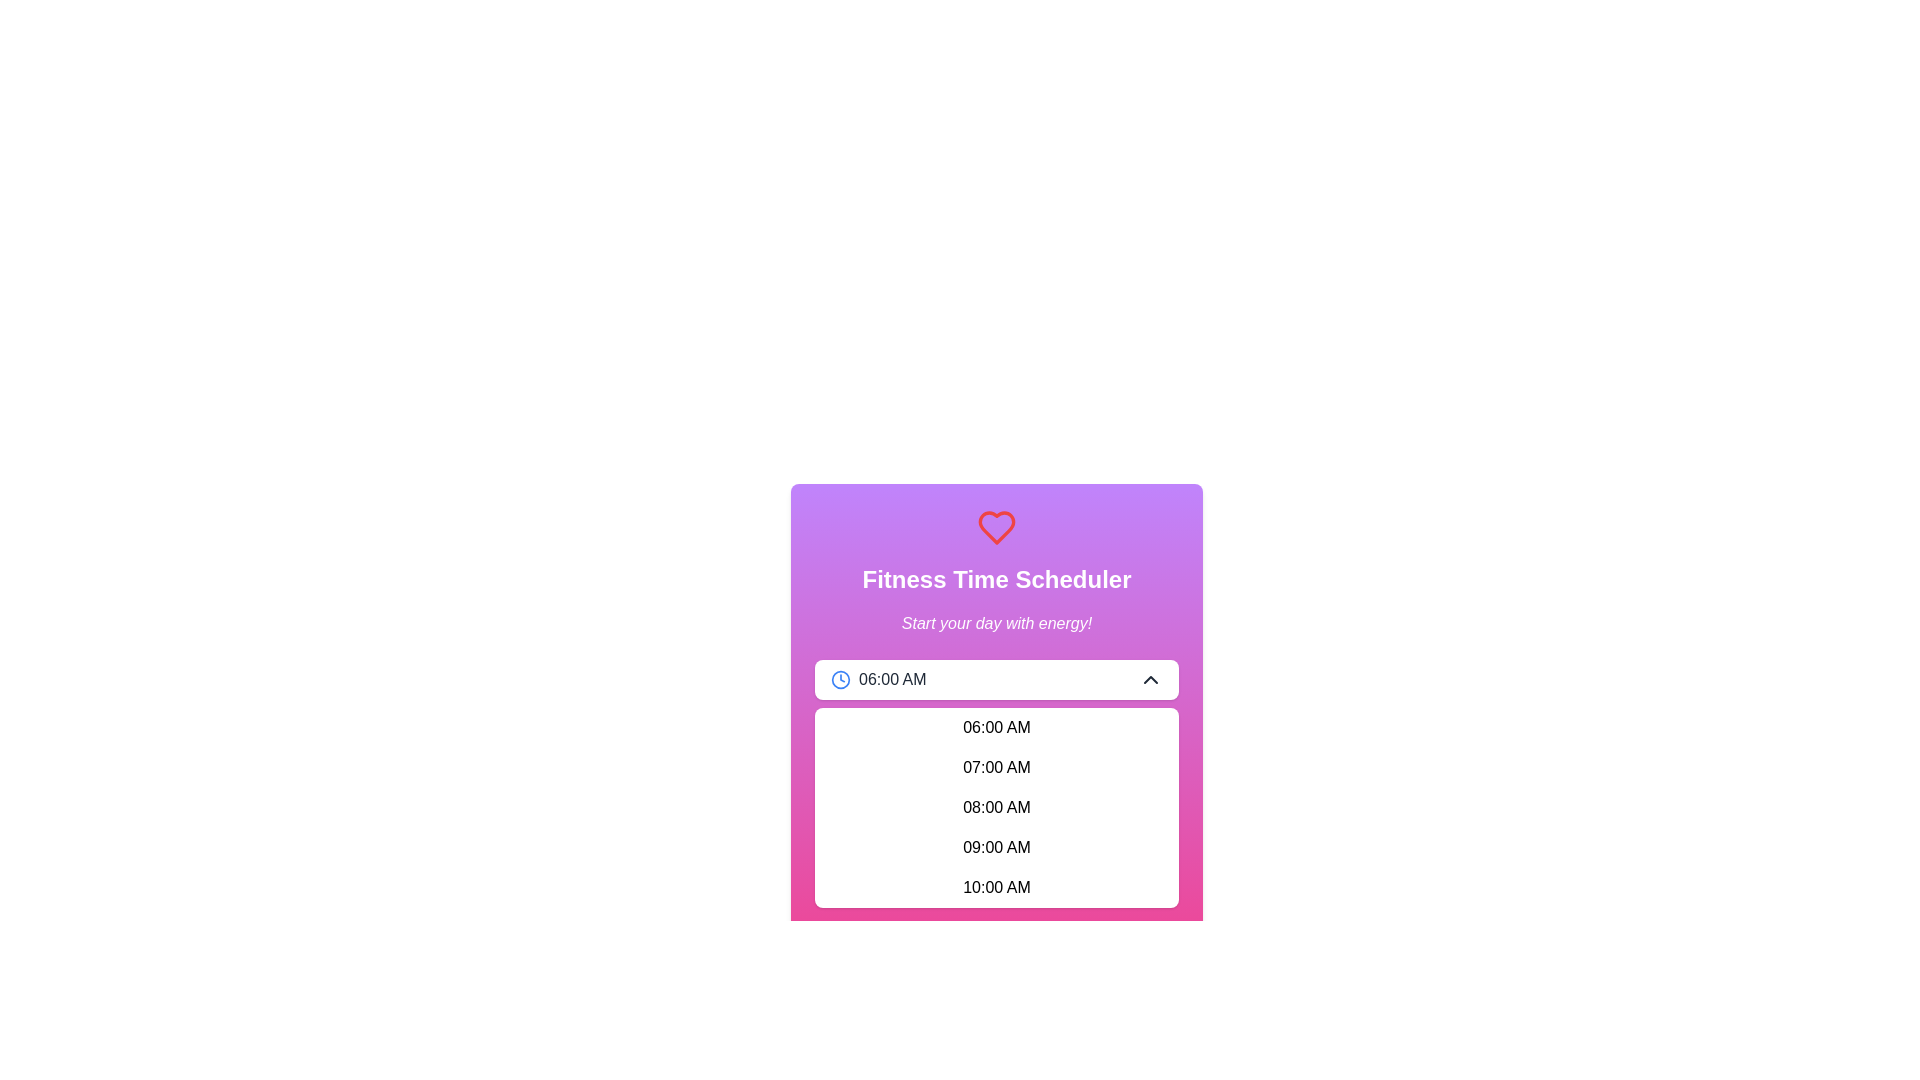  Describe the element at coordinates (997, 782) in the screenshot. I see `the time selection dropdown menu located in the center of the 'Fitness Time Scheduler' widget` at that location.